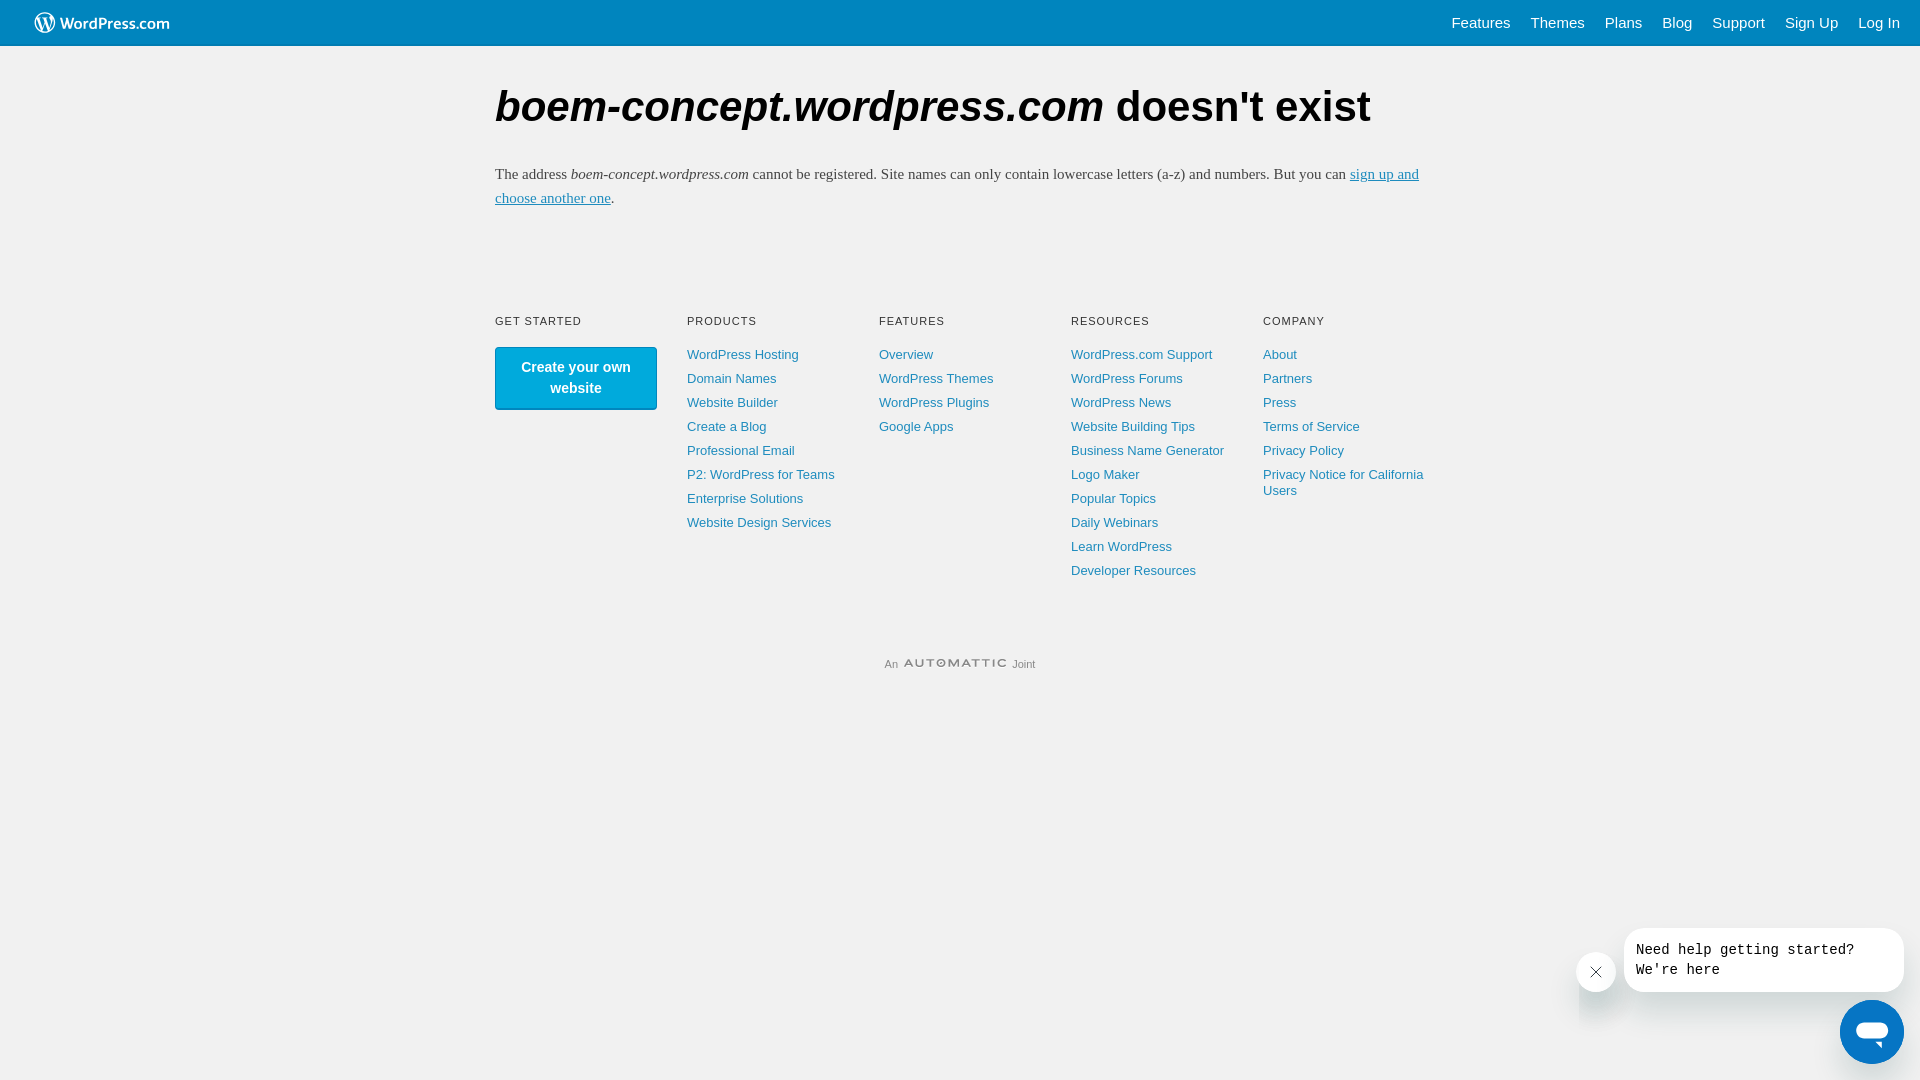  I want to click on 'Create a Blog', so click(725, 425).